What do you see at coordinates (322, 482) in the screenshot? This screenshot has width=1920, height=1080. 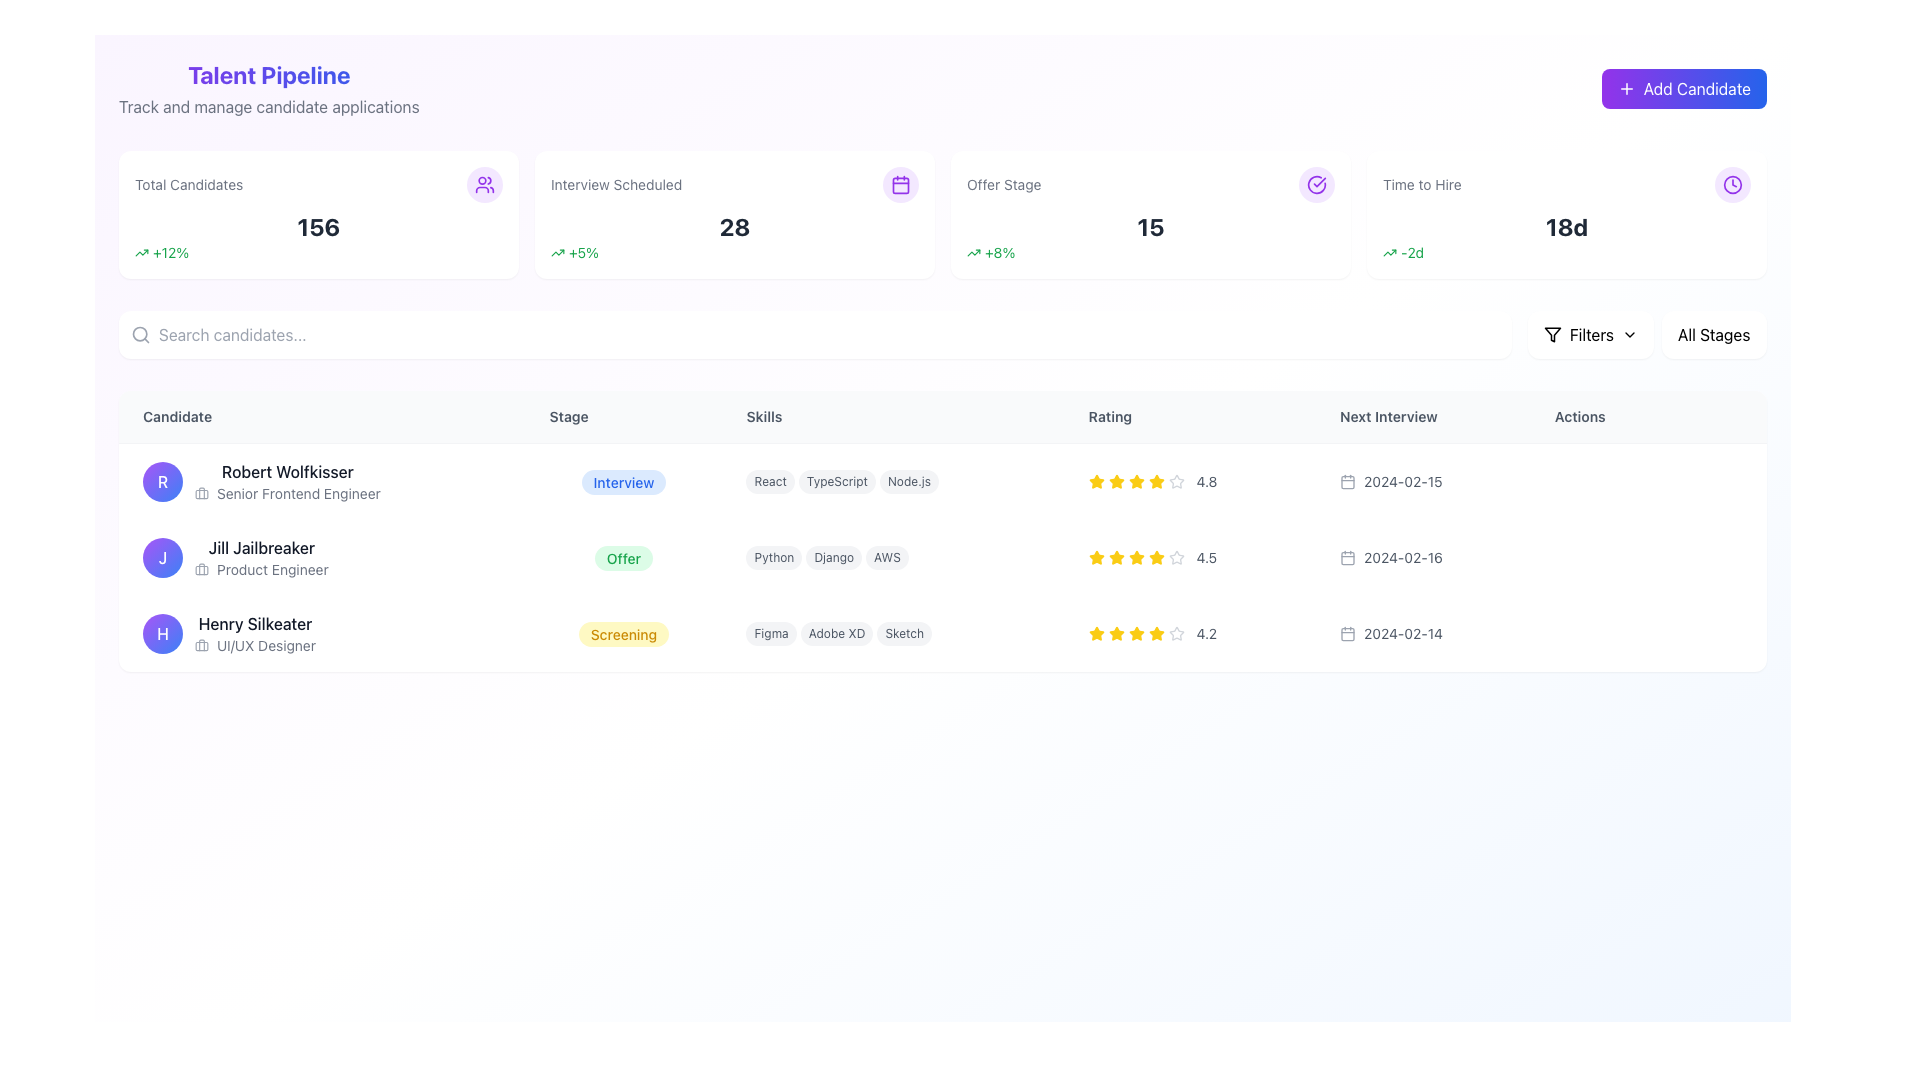 I see `the first candidate list item in the 'Candidate' column of the tabular layout` at bounding box center [322, 482].